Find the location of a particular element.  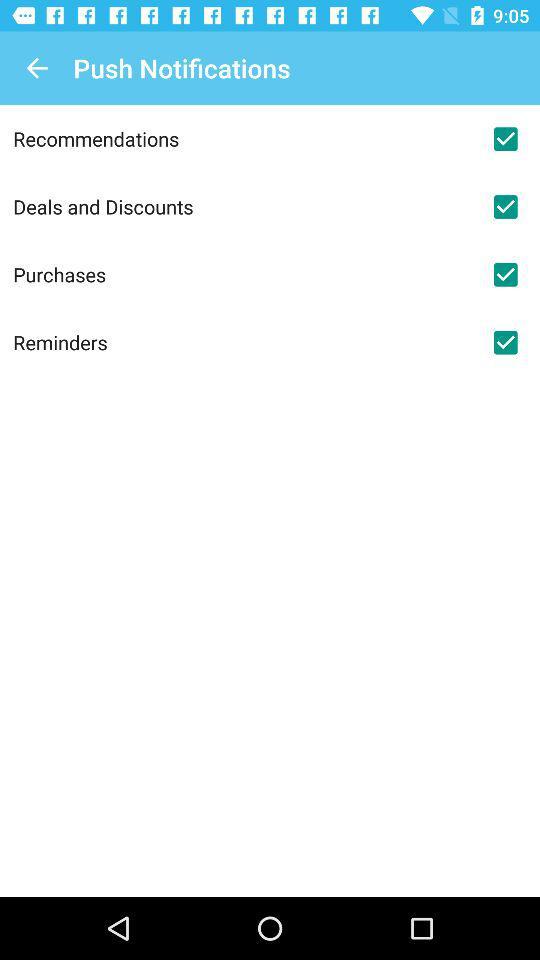

recommendations is located at coordinates (242, 137).